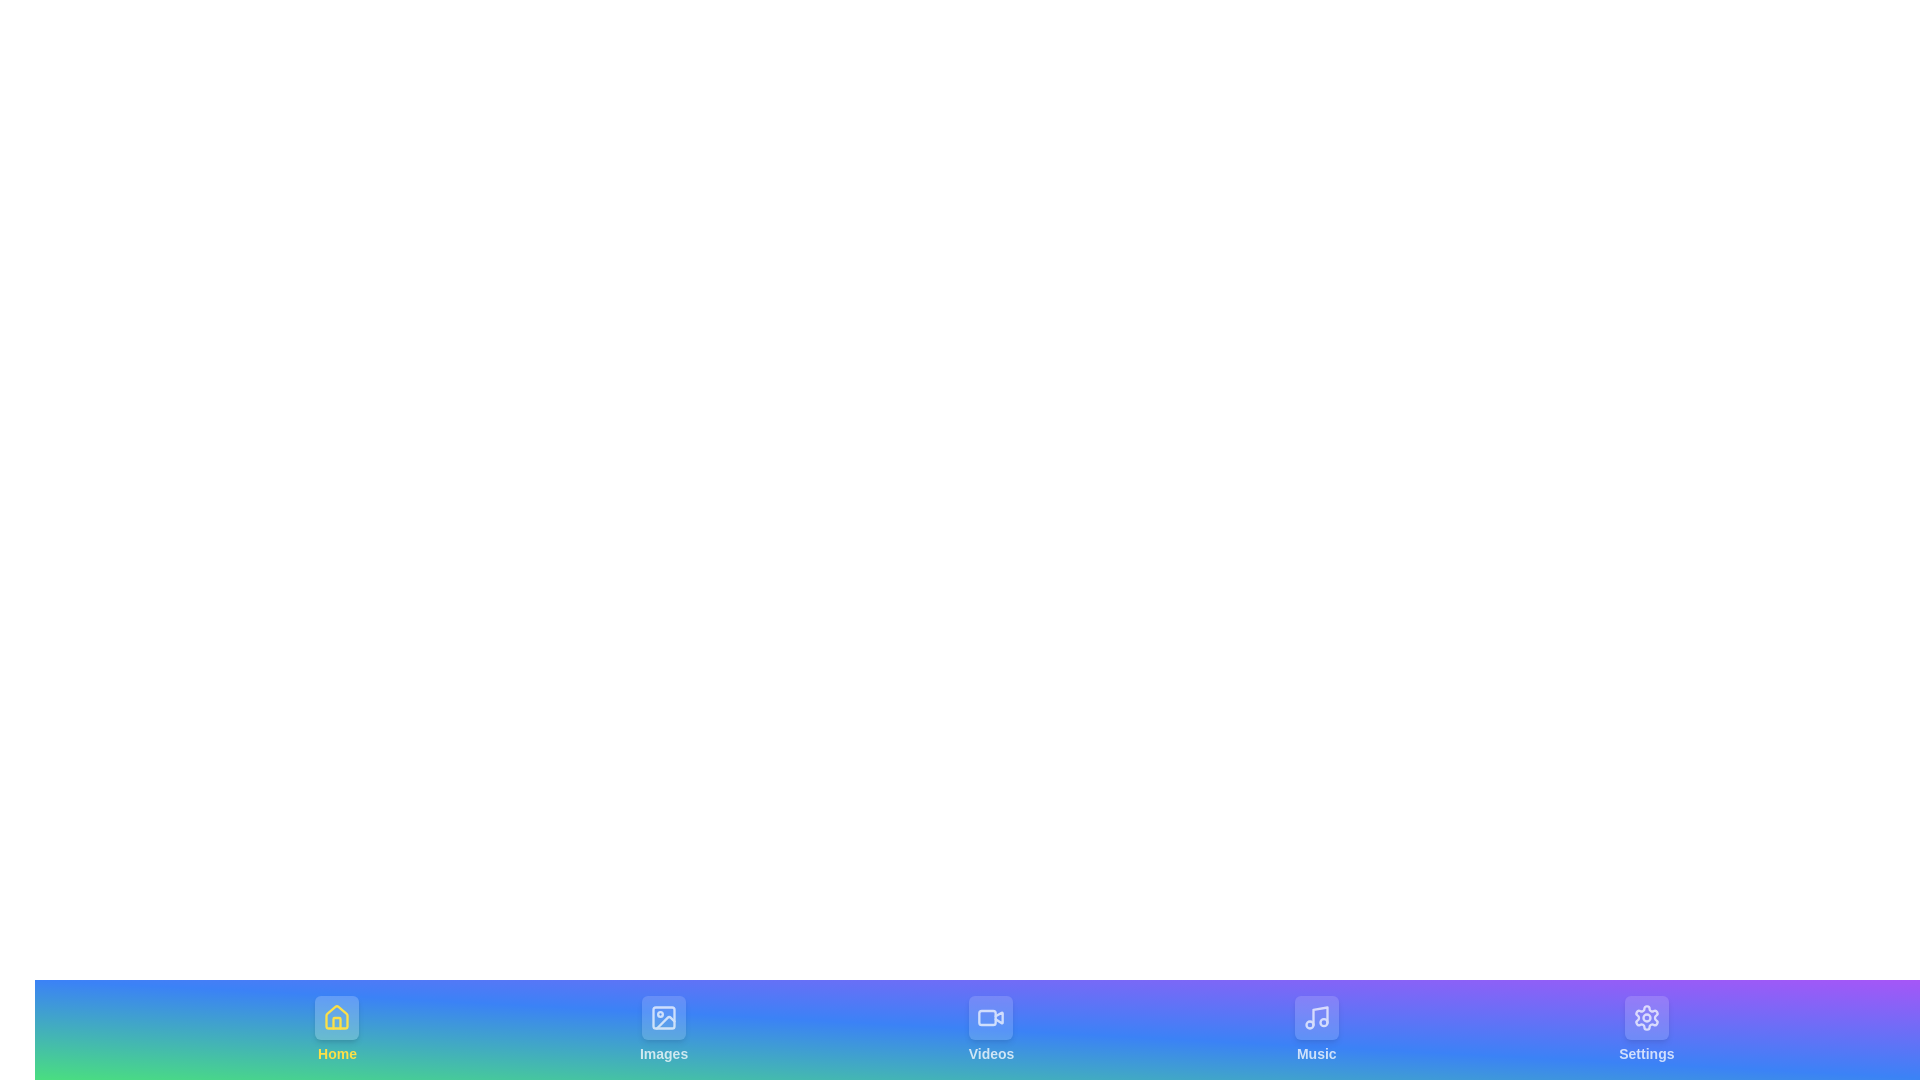 Image resolution: width=1920 pixels, height=1080 pixels. I want to click on the tab corresponding to Videos, so click(991, 1029).